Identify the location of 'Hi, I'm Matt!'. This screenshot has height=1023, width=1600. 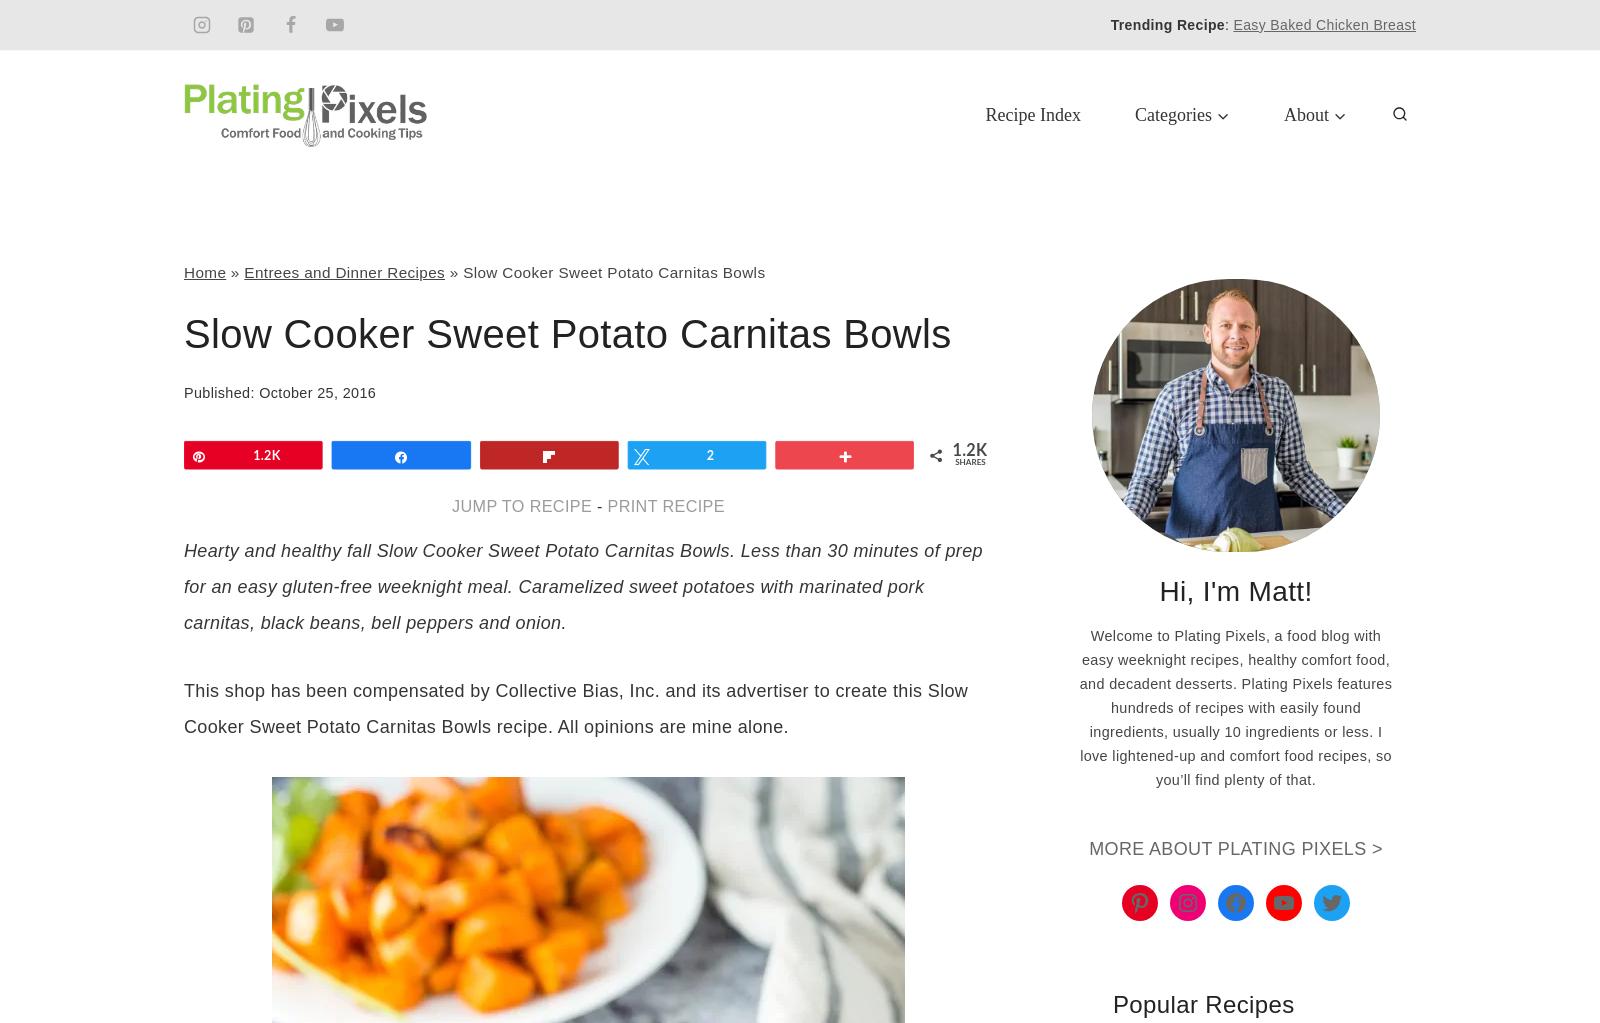
(1234, 590).